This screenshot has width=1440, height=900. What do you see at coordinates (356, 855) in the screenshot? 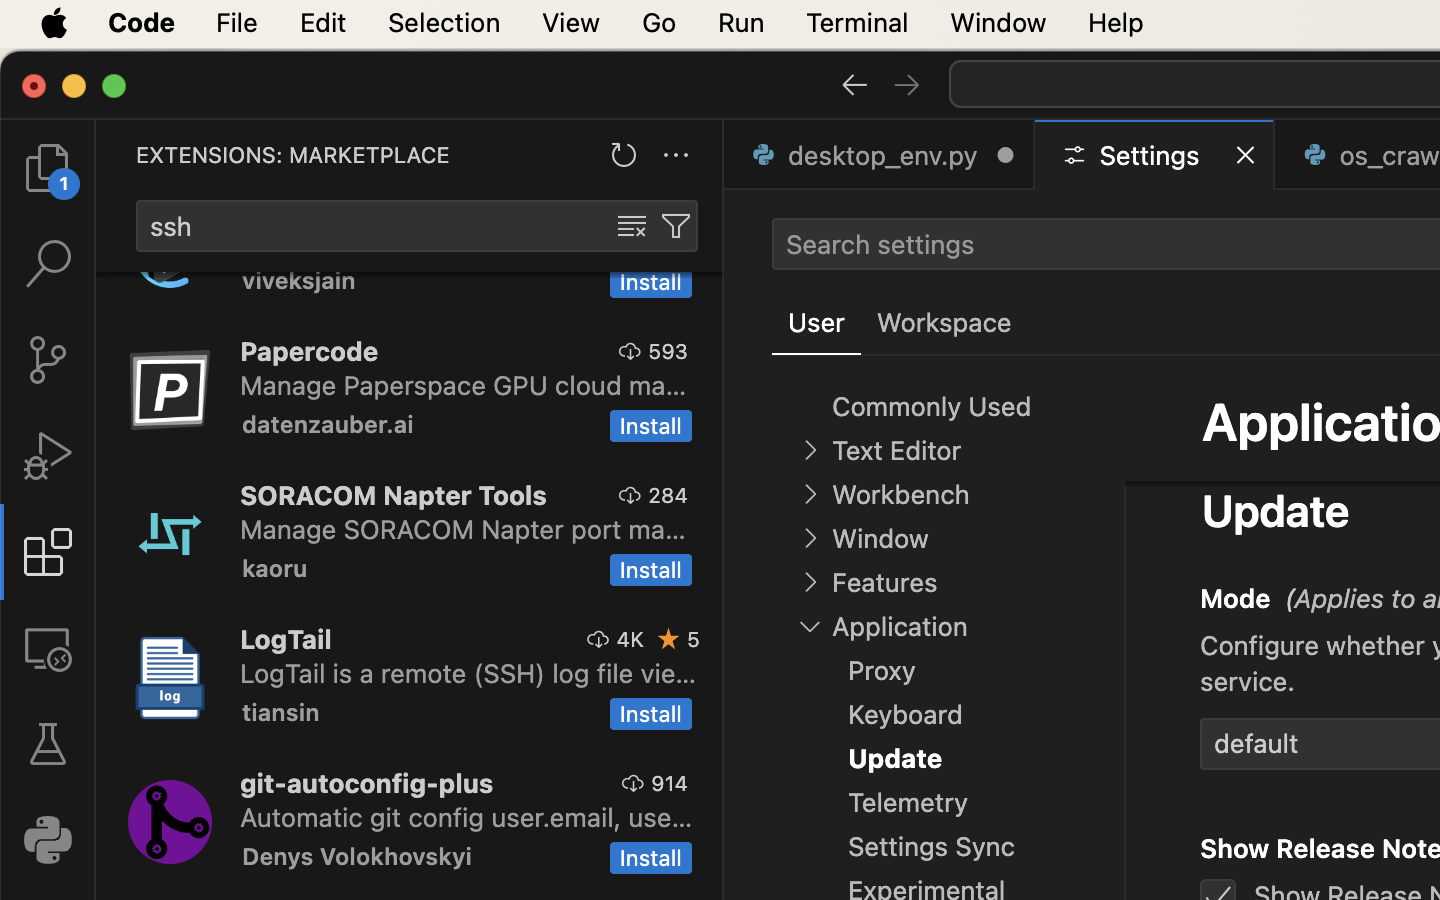
I see `'Denys Volokhovskyi'` at bounding box center [356, 855].